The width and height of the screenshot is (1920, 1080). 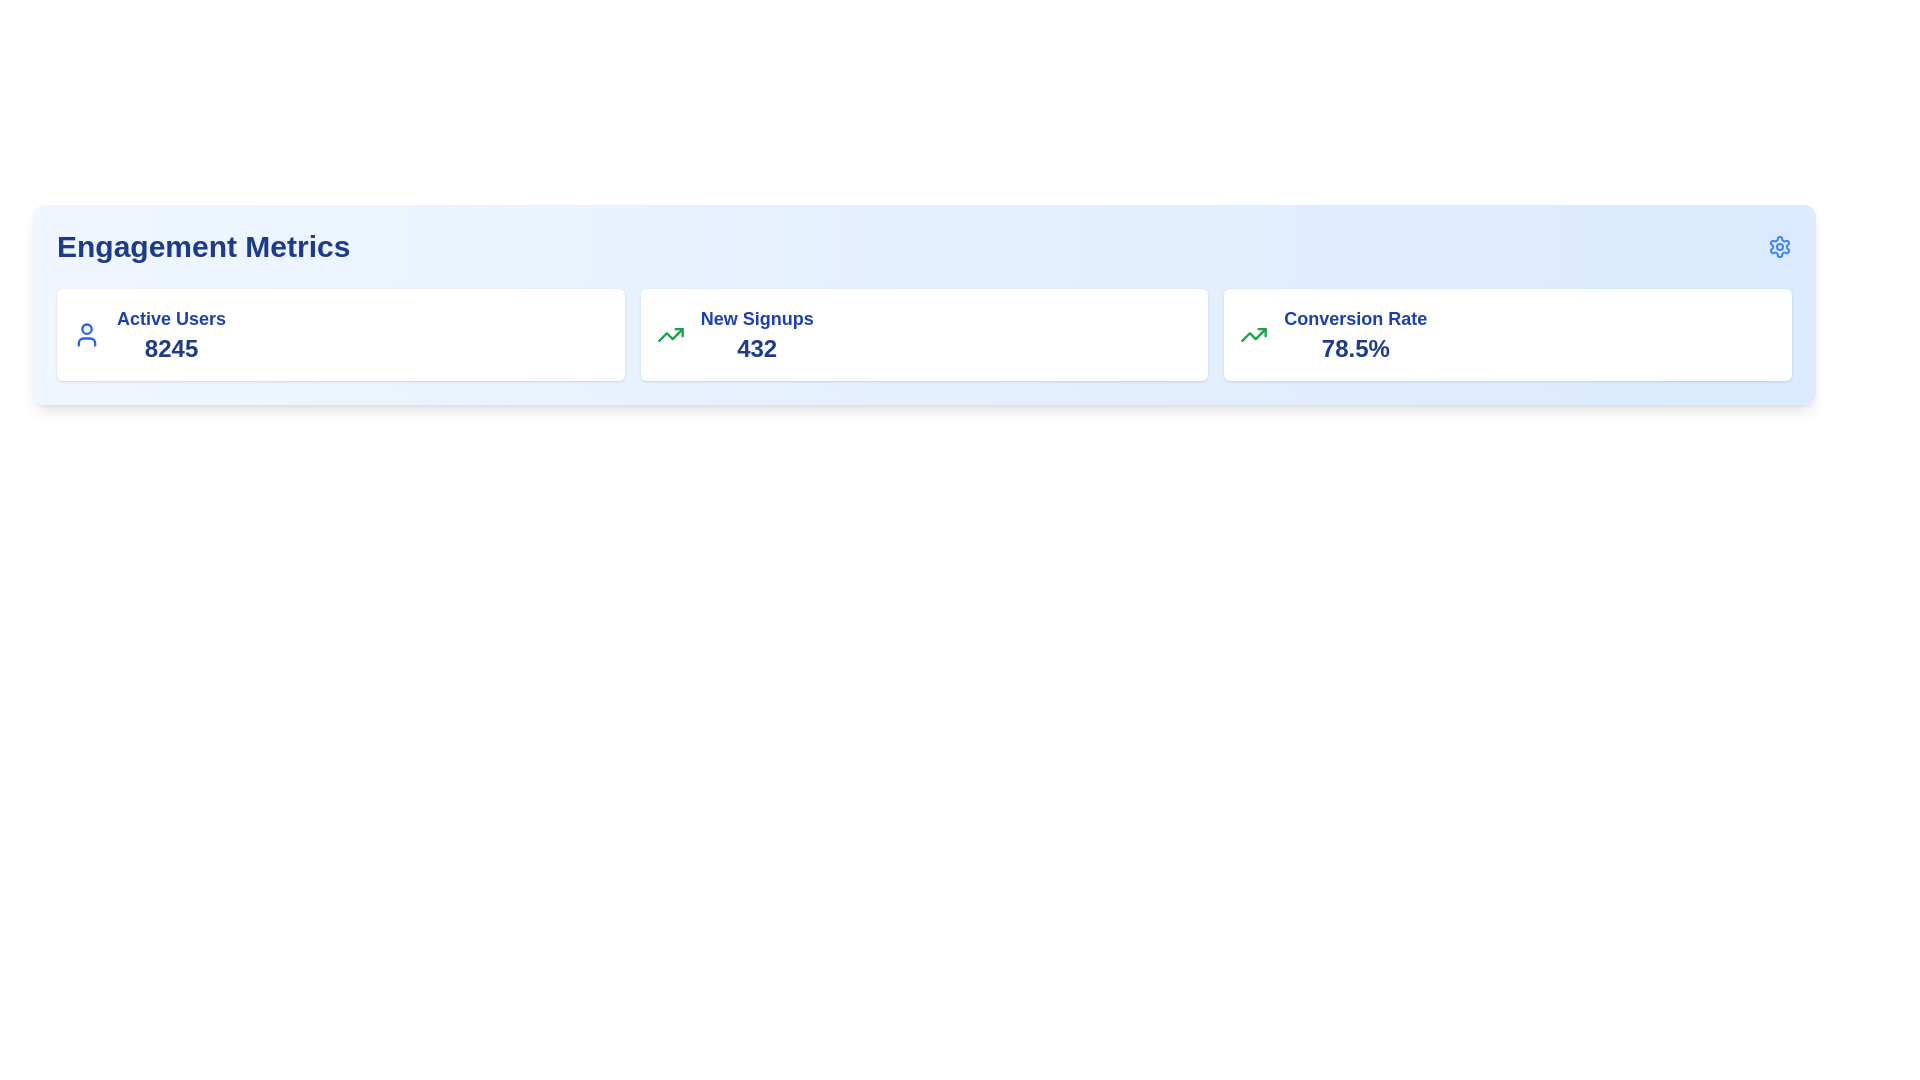 What do you see at coordinates (670, 334) in the screenshot?
I see `the upward-trending green arrow icon located in the upper-left corner of the card displaying user metrics, adjacent to the text 'New Signups 432'` at bounding box center [670, 334].